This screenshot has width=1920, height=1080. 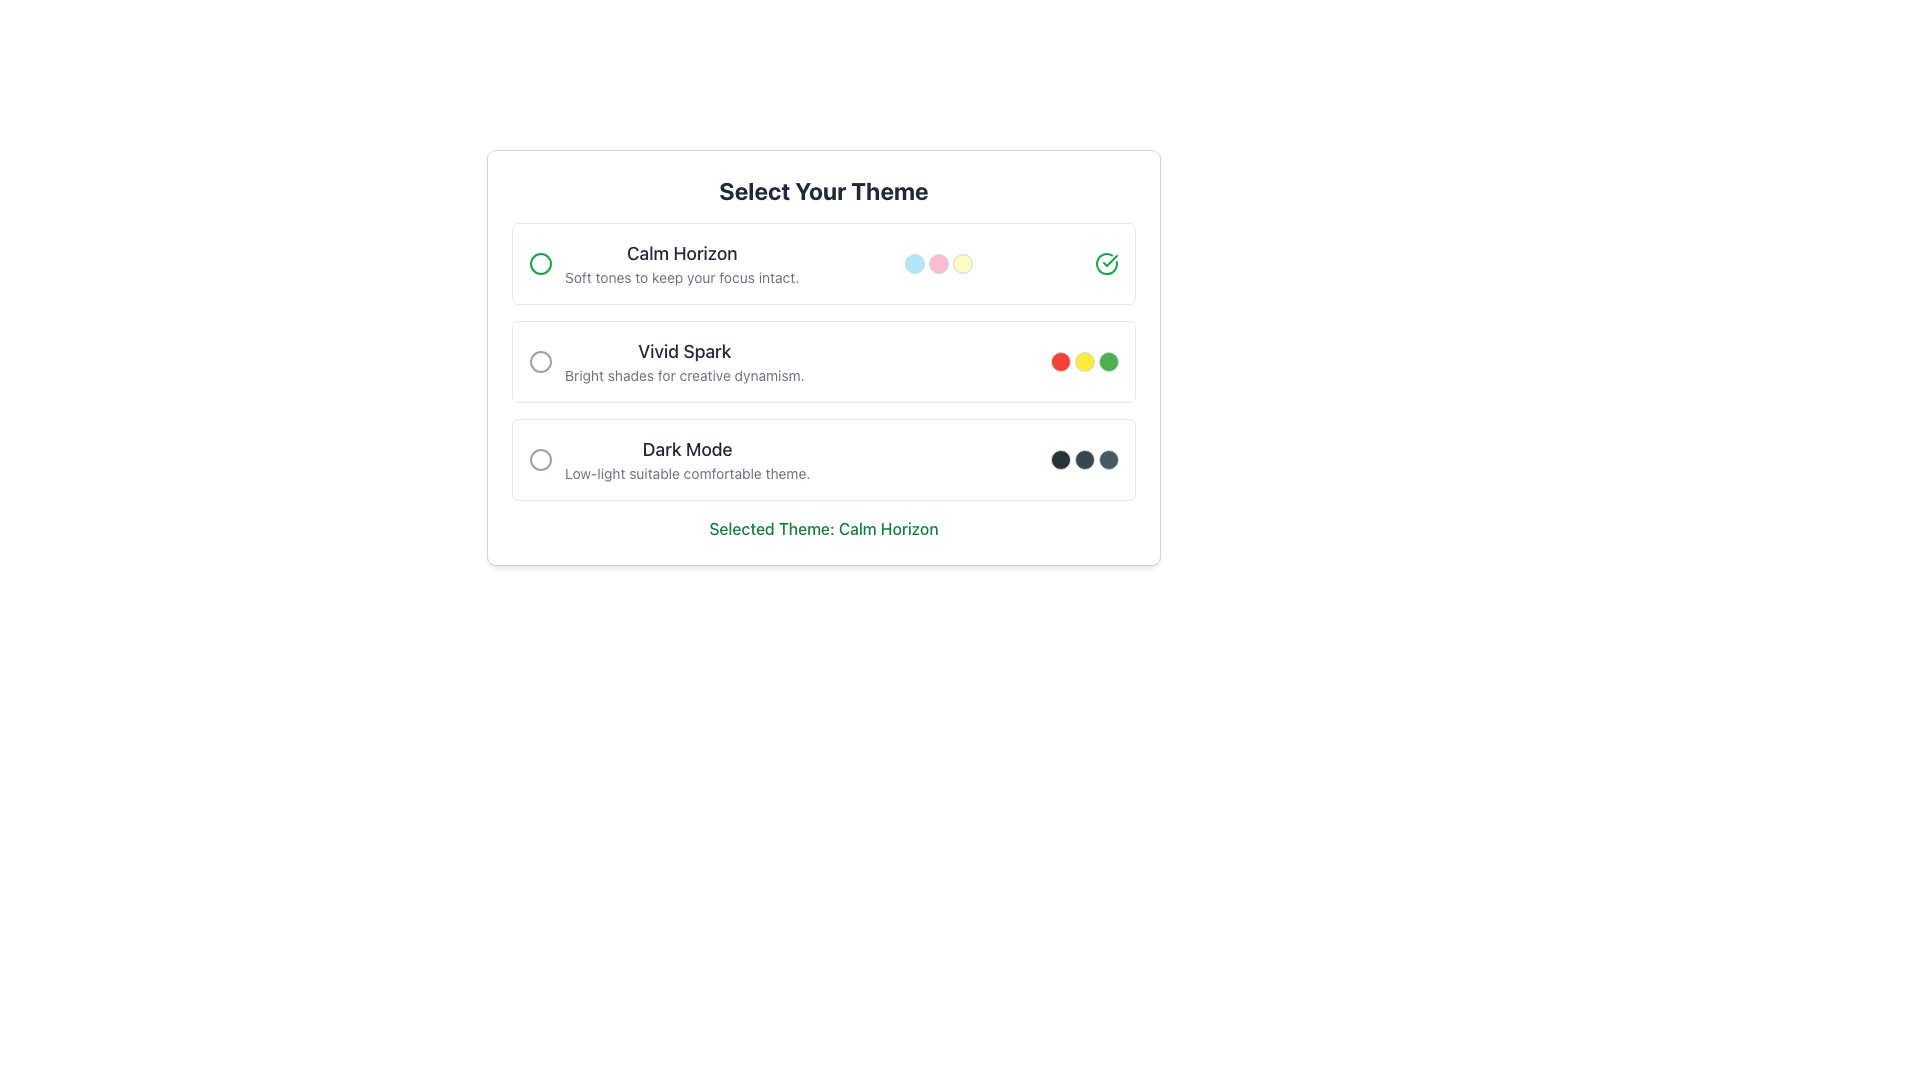 What do you see at coordinates (541, 262) in the screenshot?
I see `the green circular icon with a hollow center in the 'Calm Horizon' theme selection panel, positioned to the left of its text label` at bounding box center [541, 262].